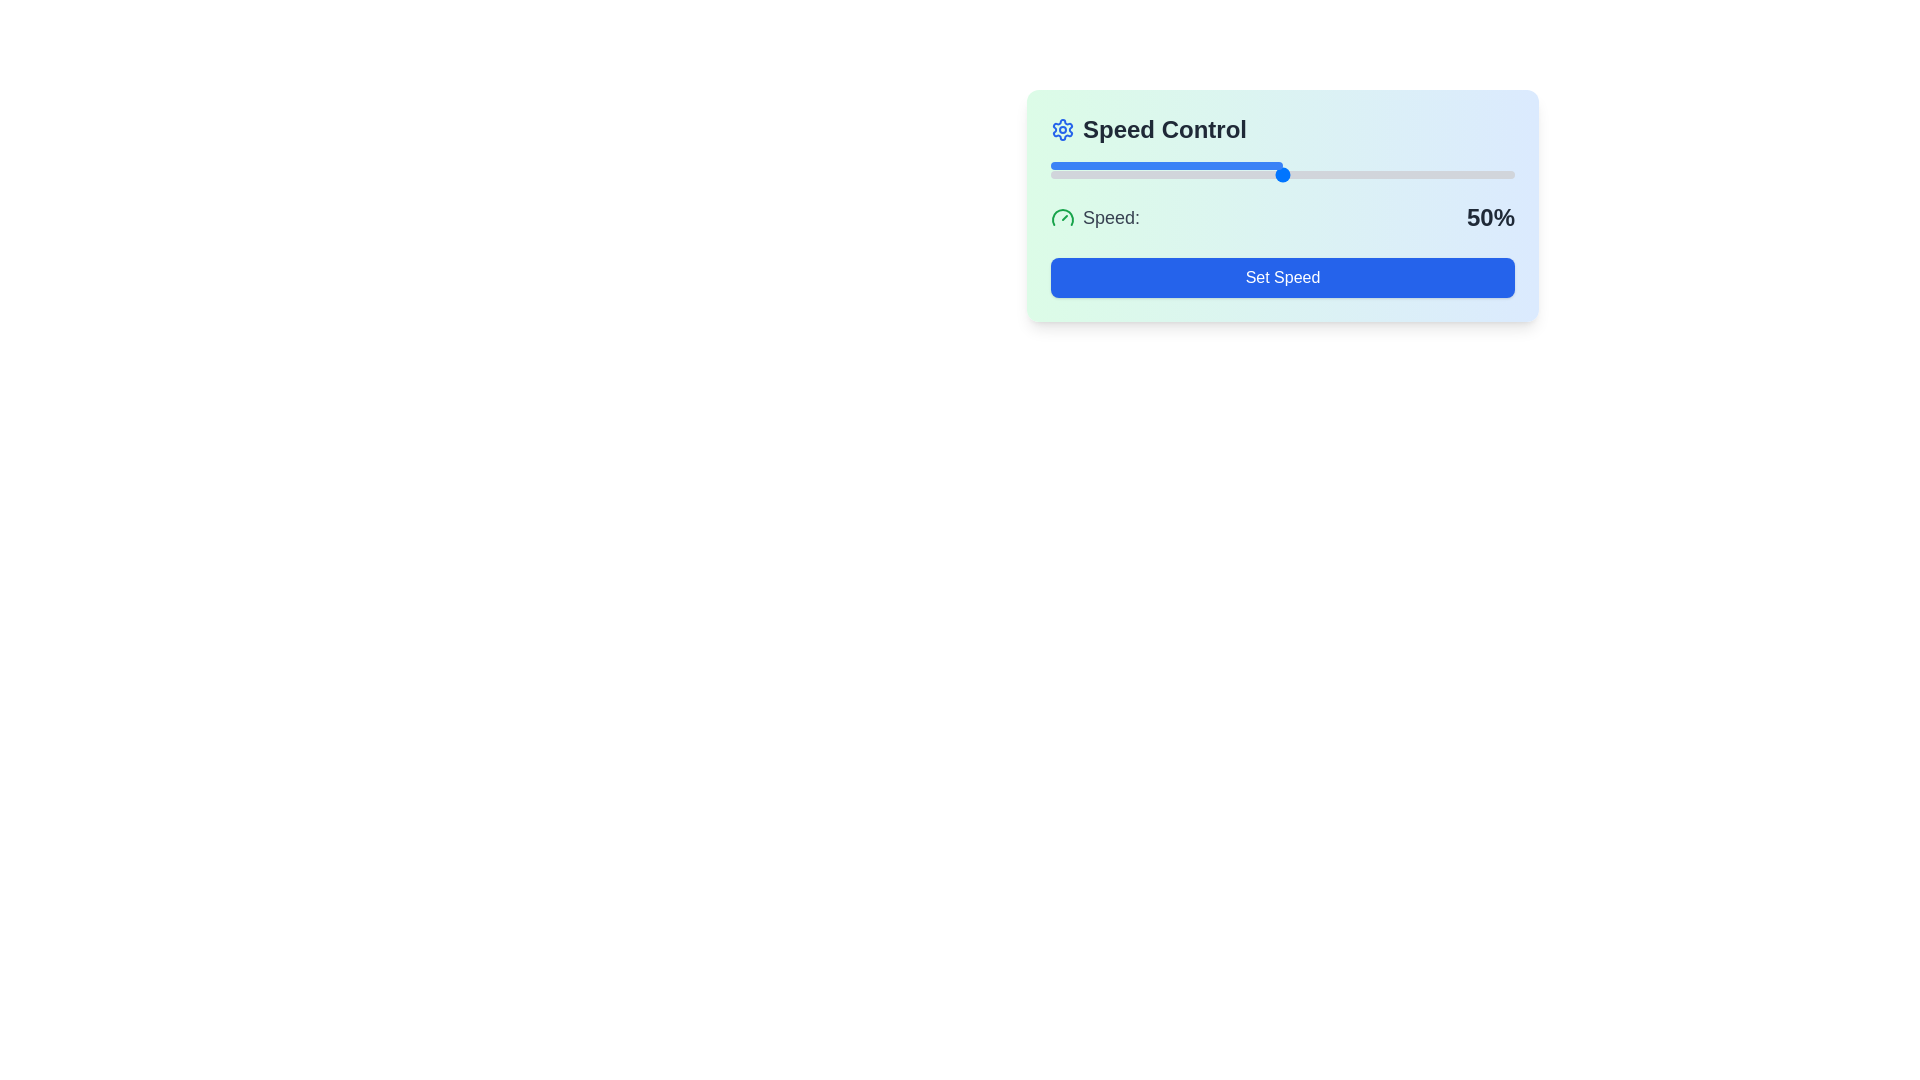 This screenshot has height=1080, width=1920. What do you see at coordinates (1073, 173) in the screenshot?
I see `the slider` at bounding box center [1073, 173].